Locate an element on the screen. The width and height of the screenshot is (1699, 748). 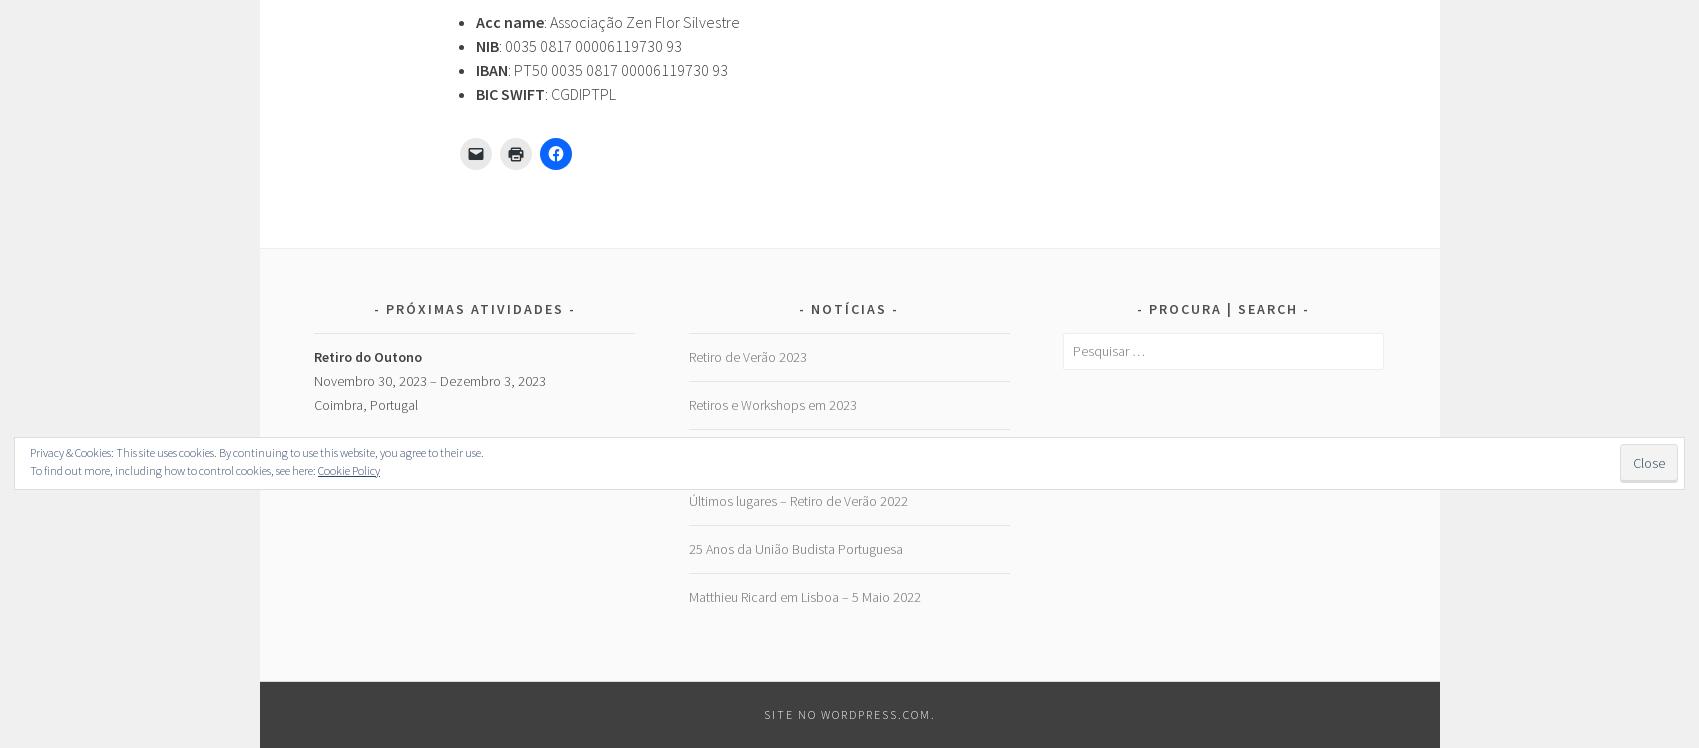
'Retiro de Outono – Coimbra 2022' is located at coordinates (783, 451).